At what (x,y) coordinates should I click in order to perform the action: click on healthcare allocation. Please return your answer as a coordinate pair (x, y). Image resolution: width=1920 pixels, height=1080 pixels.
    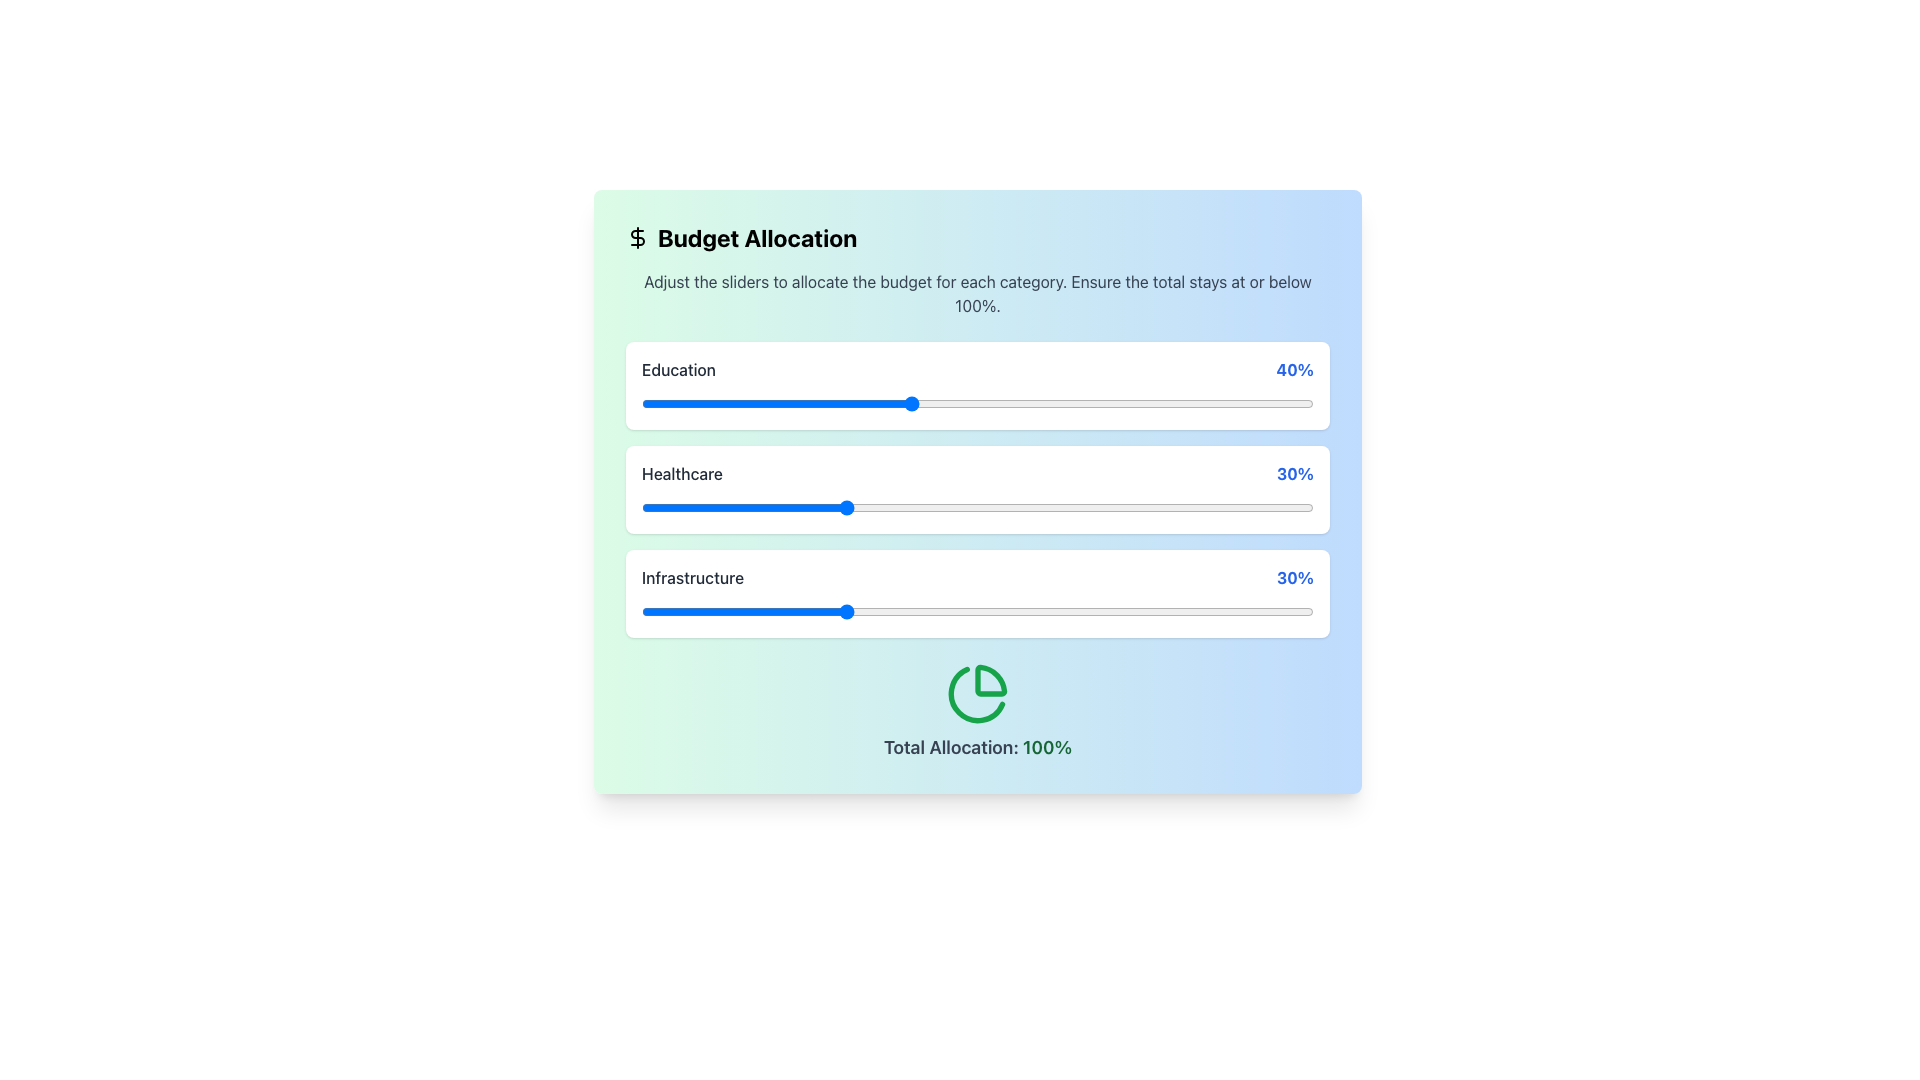
    Looking at the image, I should click on (1025, 507).